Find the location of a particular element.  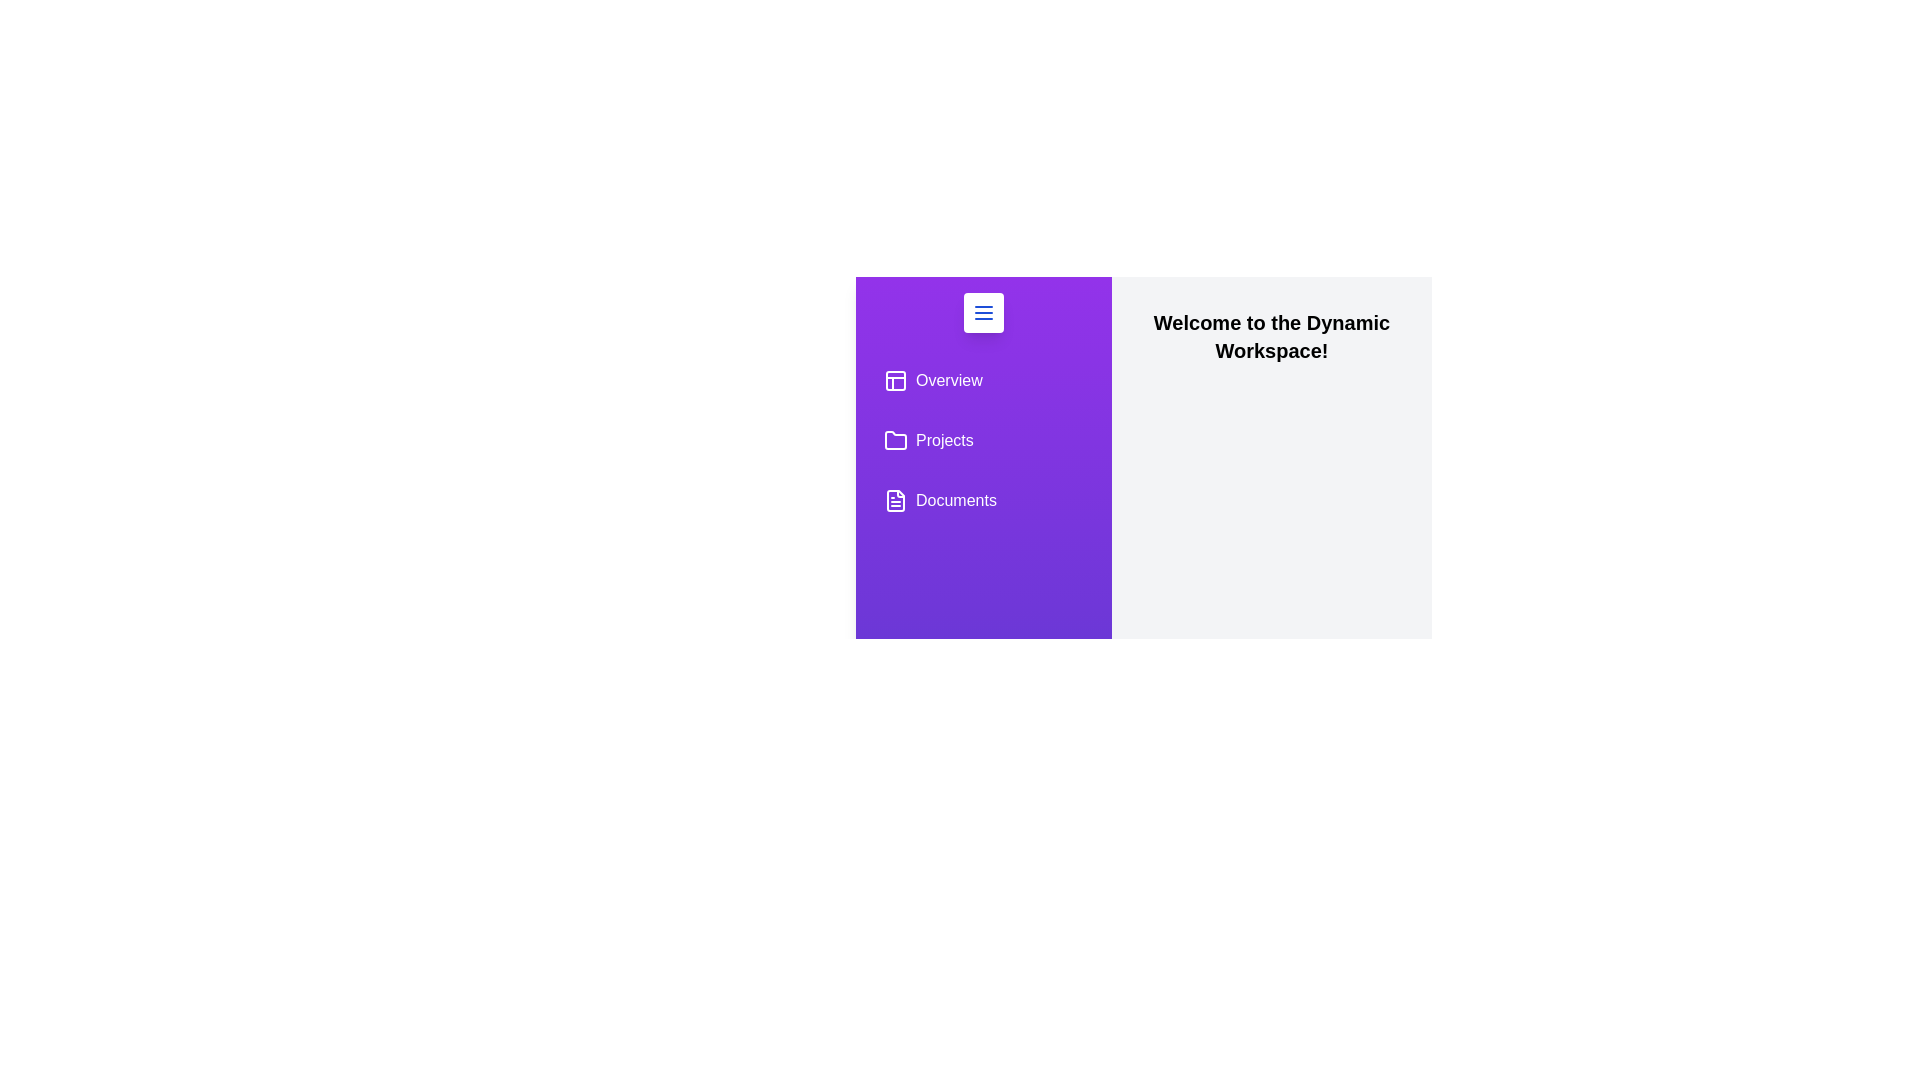

the 'Projects' section in the sidebar is located at coordinates (983, 439).